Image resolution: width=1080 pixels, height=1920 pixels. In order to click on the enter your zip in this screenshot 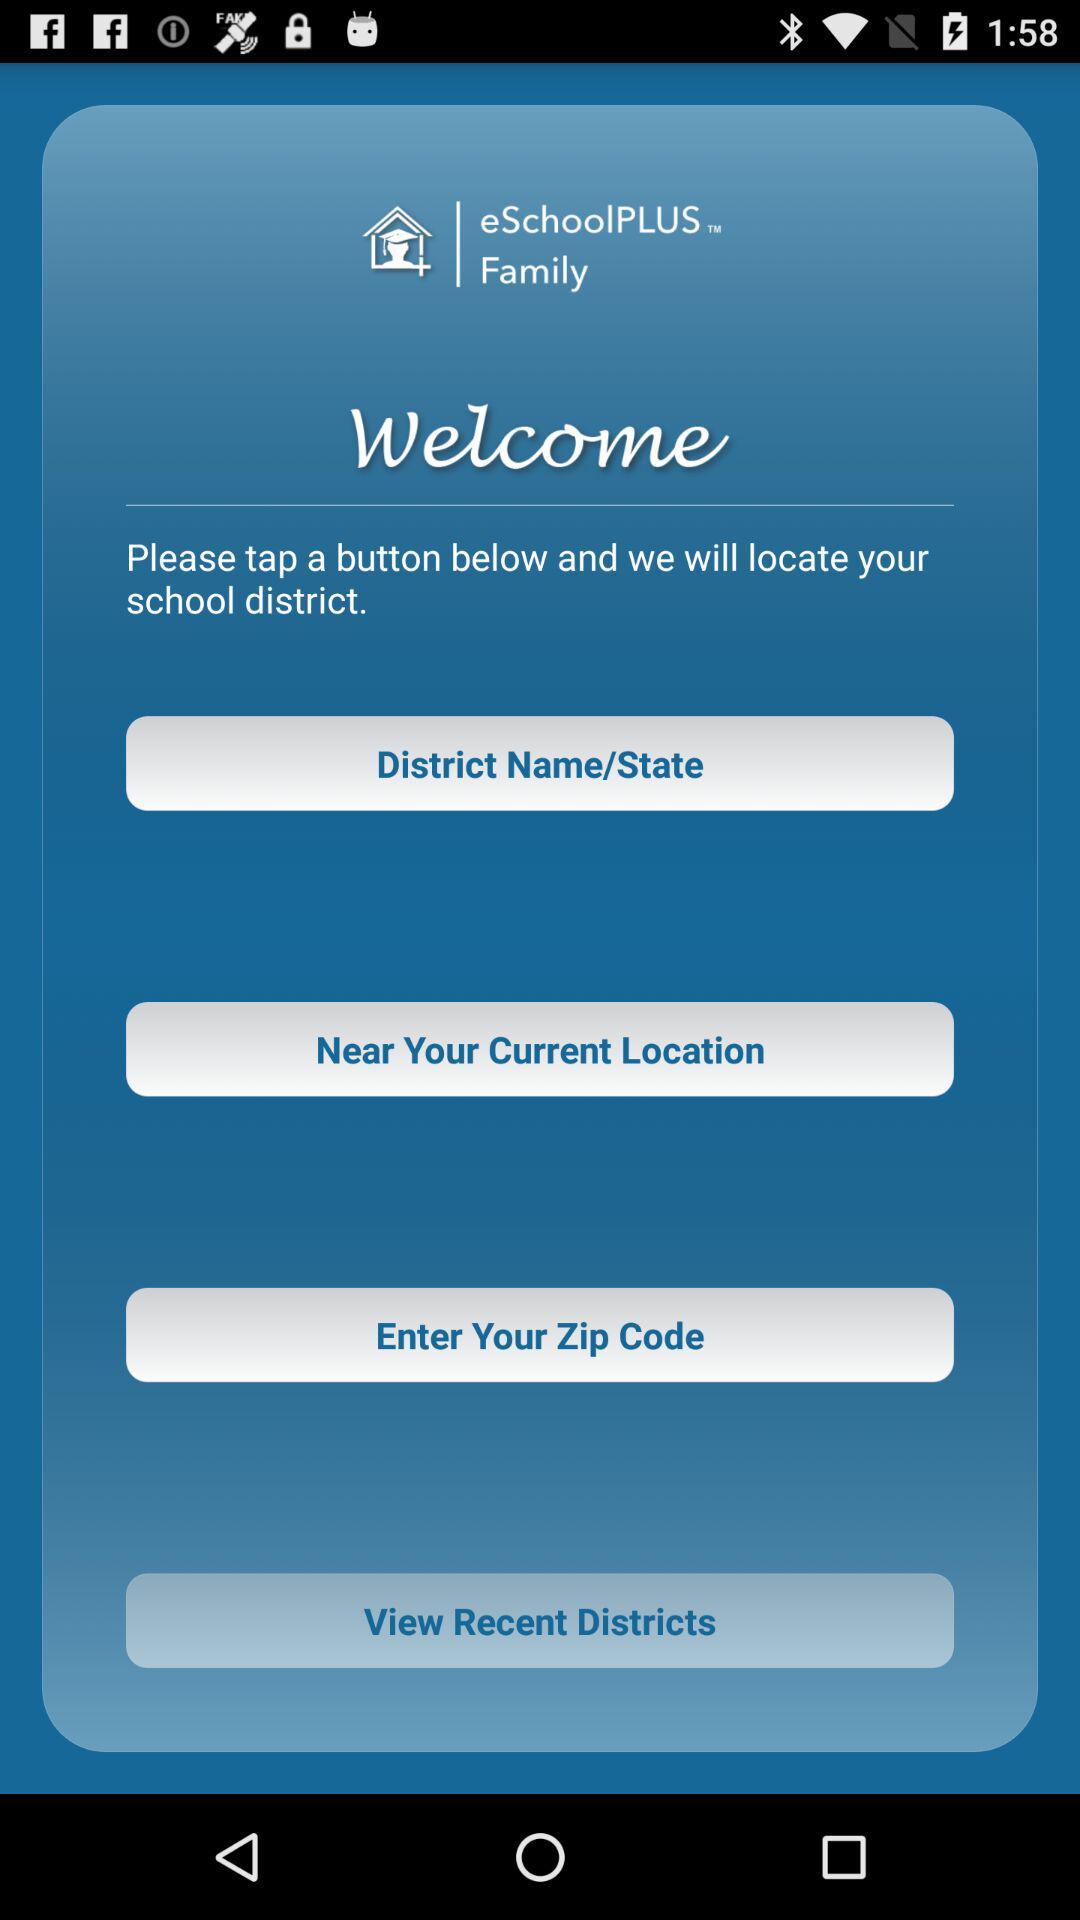, I will do `click(540, 1334)`.